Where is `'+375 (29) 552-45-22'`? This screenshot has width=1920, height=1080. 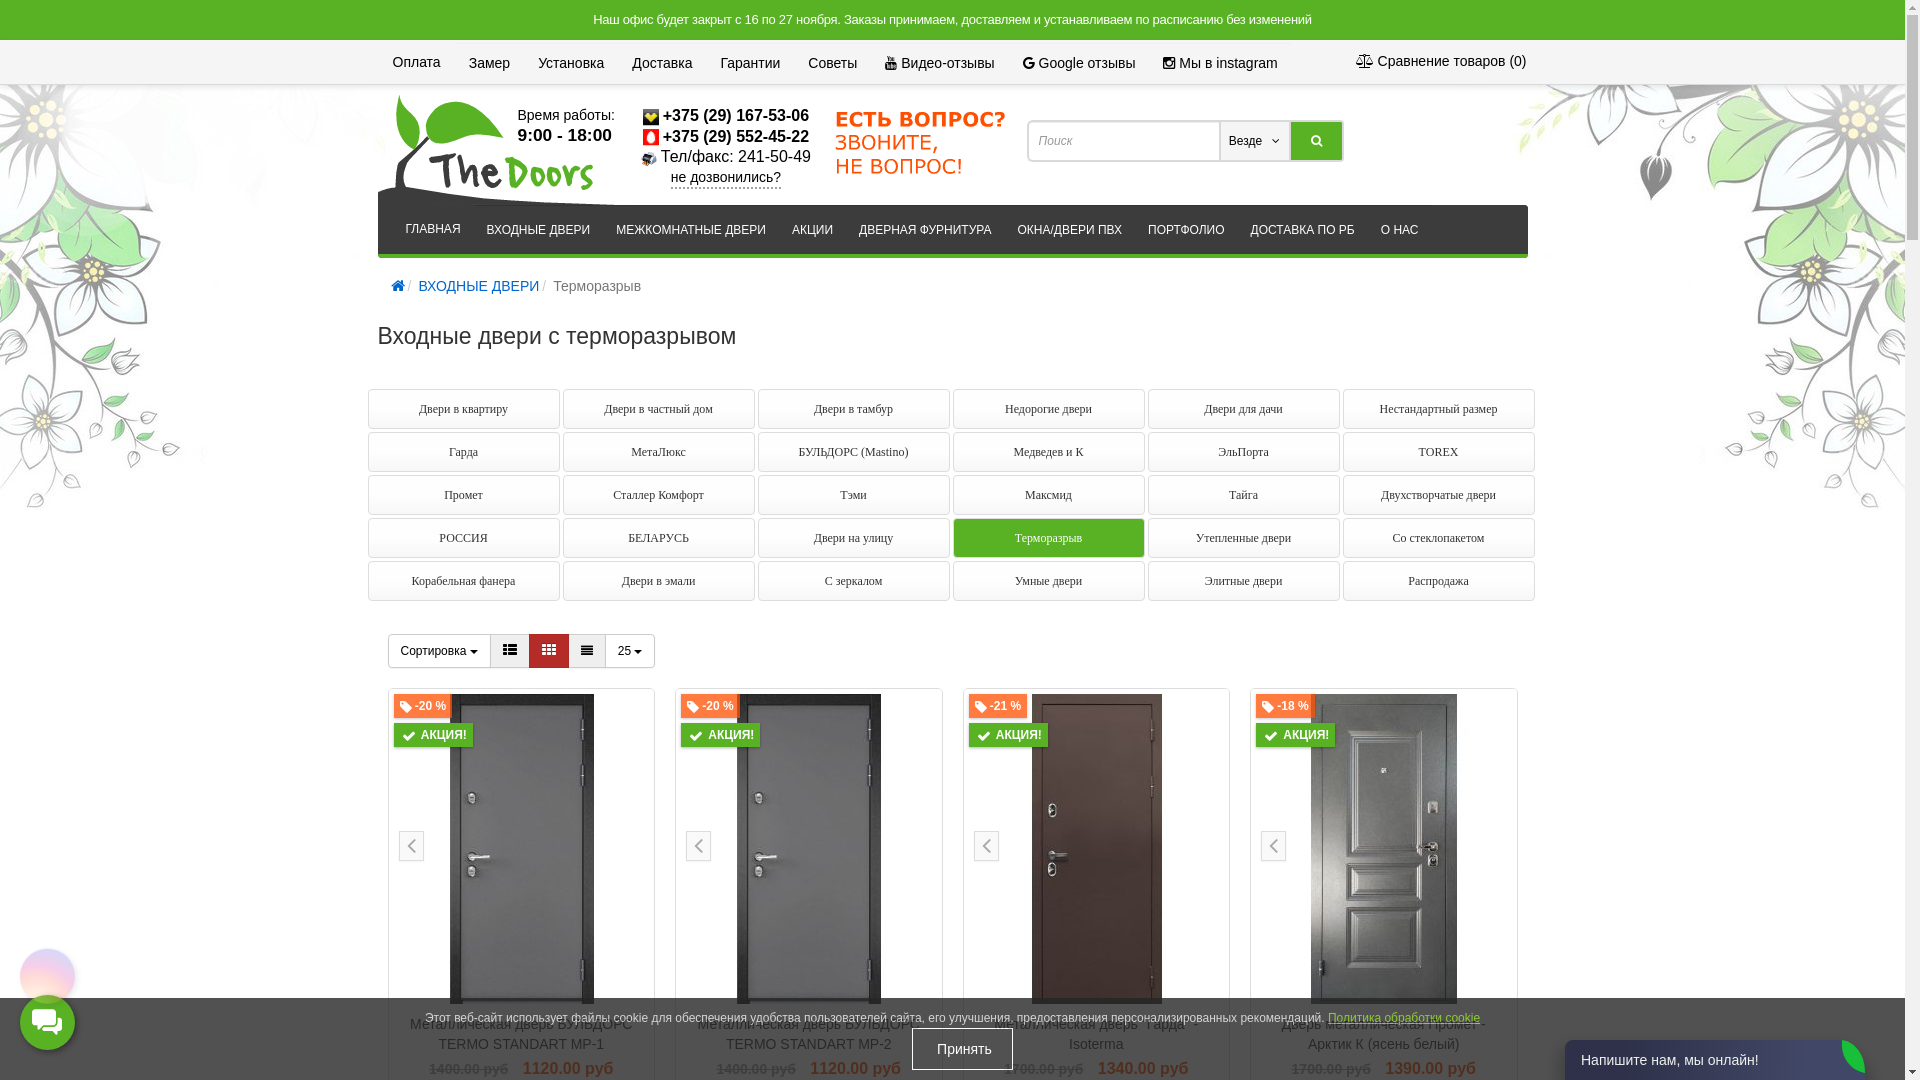 '+375 (29) 552-45-22' is located at coordinates (734, 135).